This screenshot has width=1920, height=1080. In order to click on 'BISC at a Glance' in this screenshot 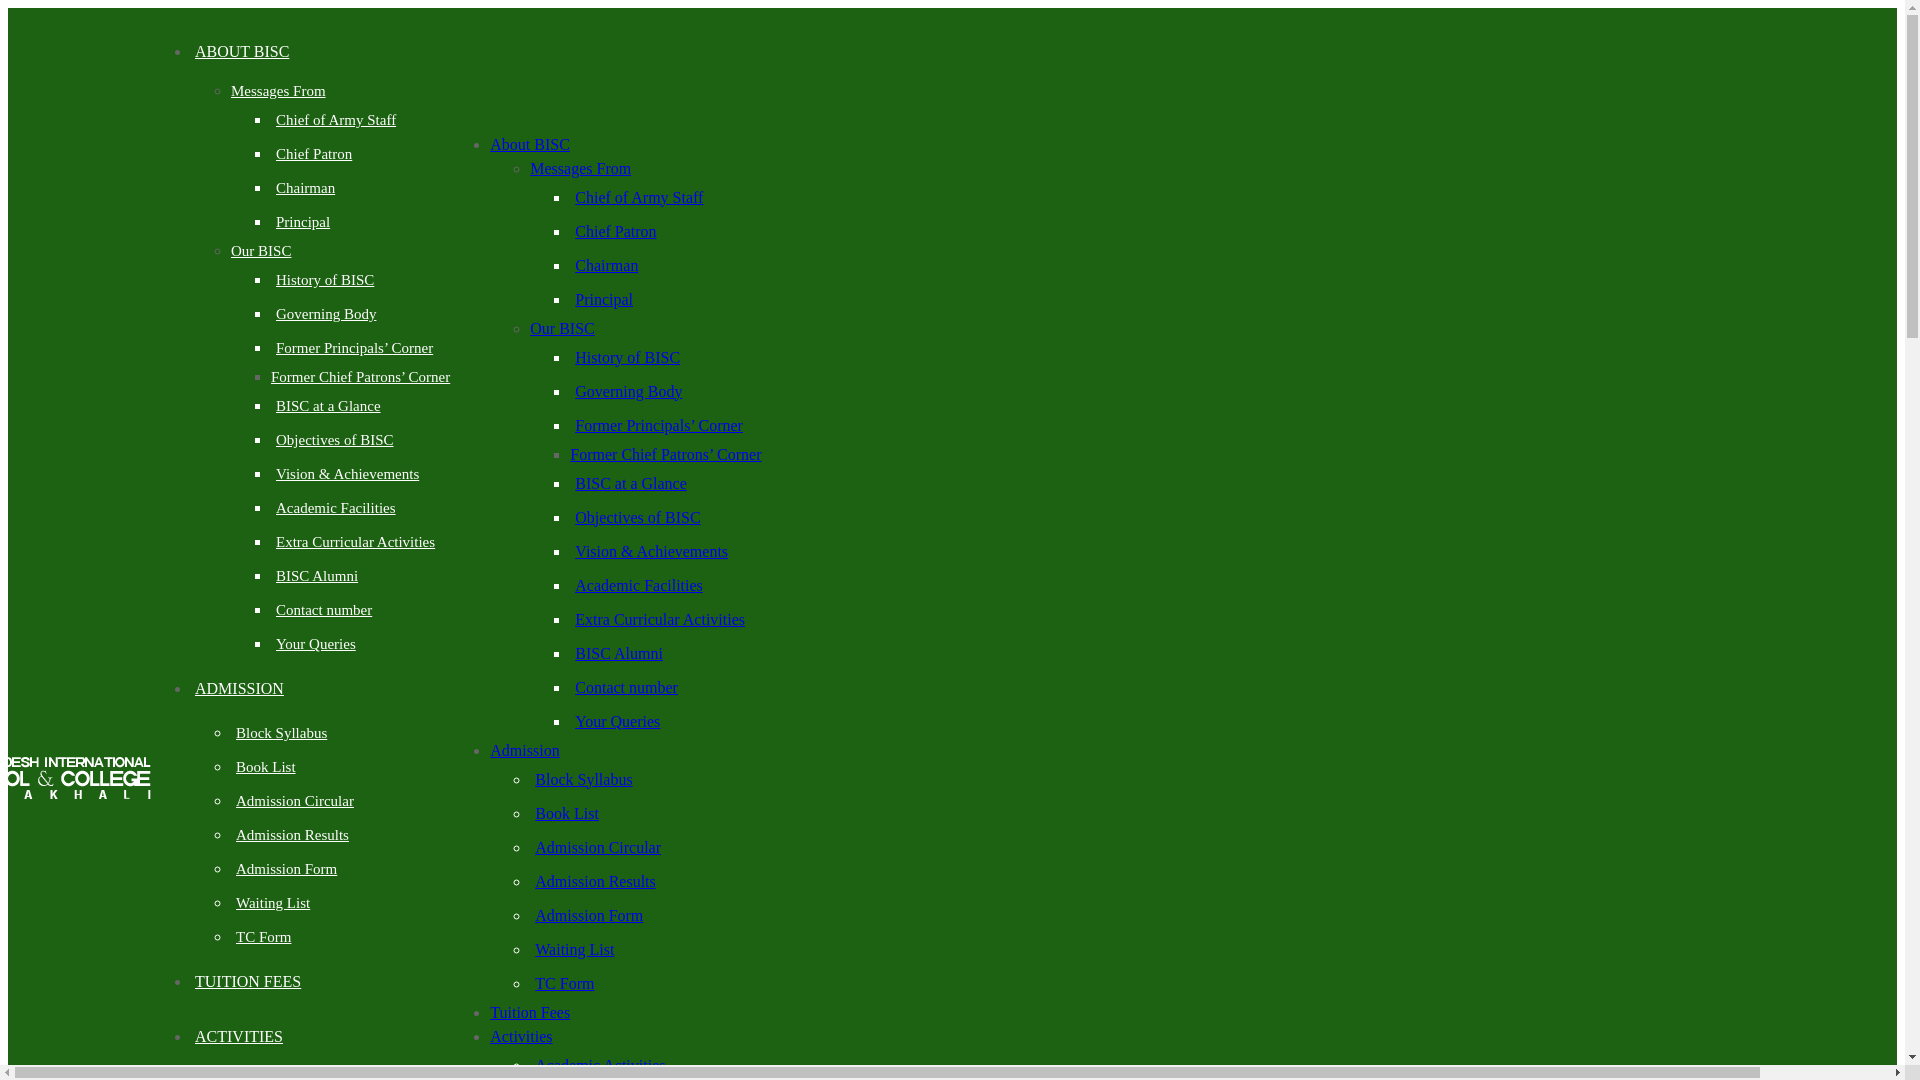, I will do `click(629, 482)`.